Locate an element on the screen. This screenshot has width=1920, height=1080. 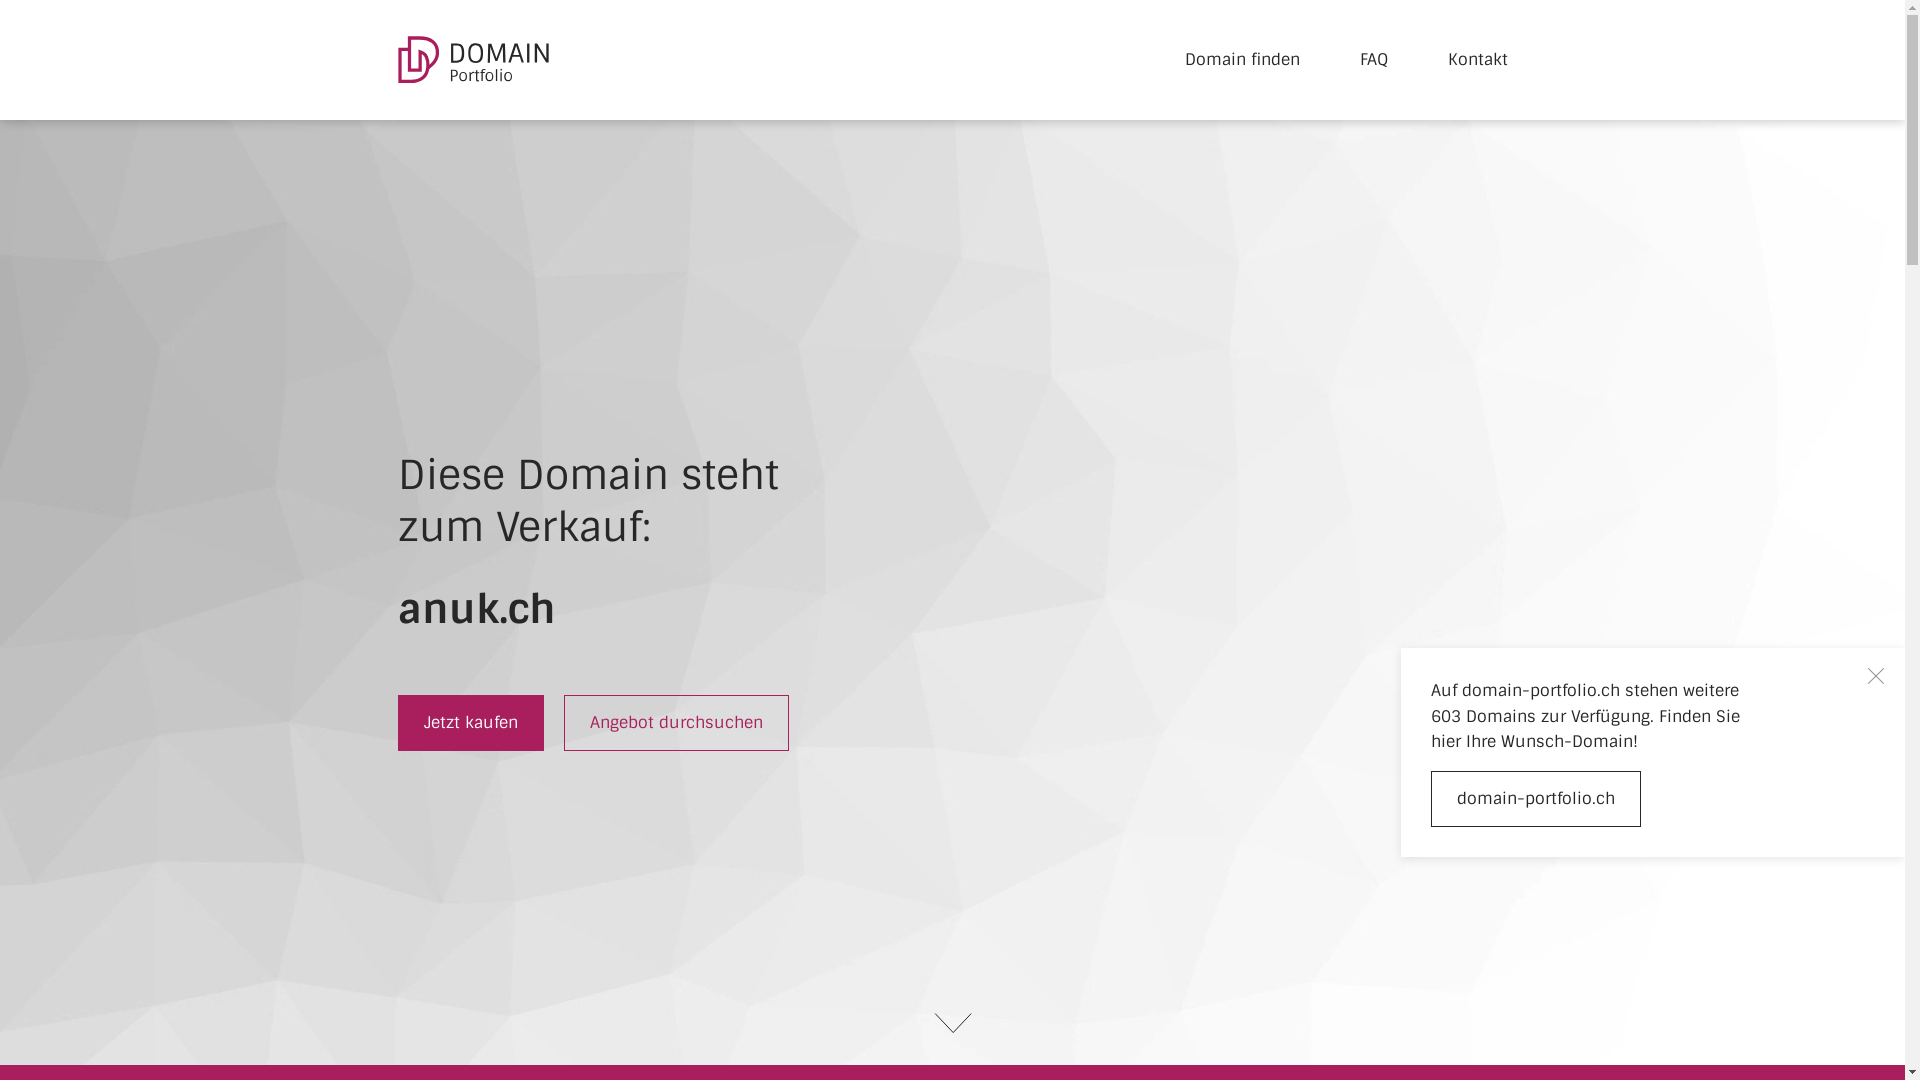
'Jetzt kaufen' is located at coordinates (469, 722).